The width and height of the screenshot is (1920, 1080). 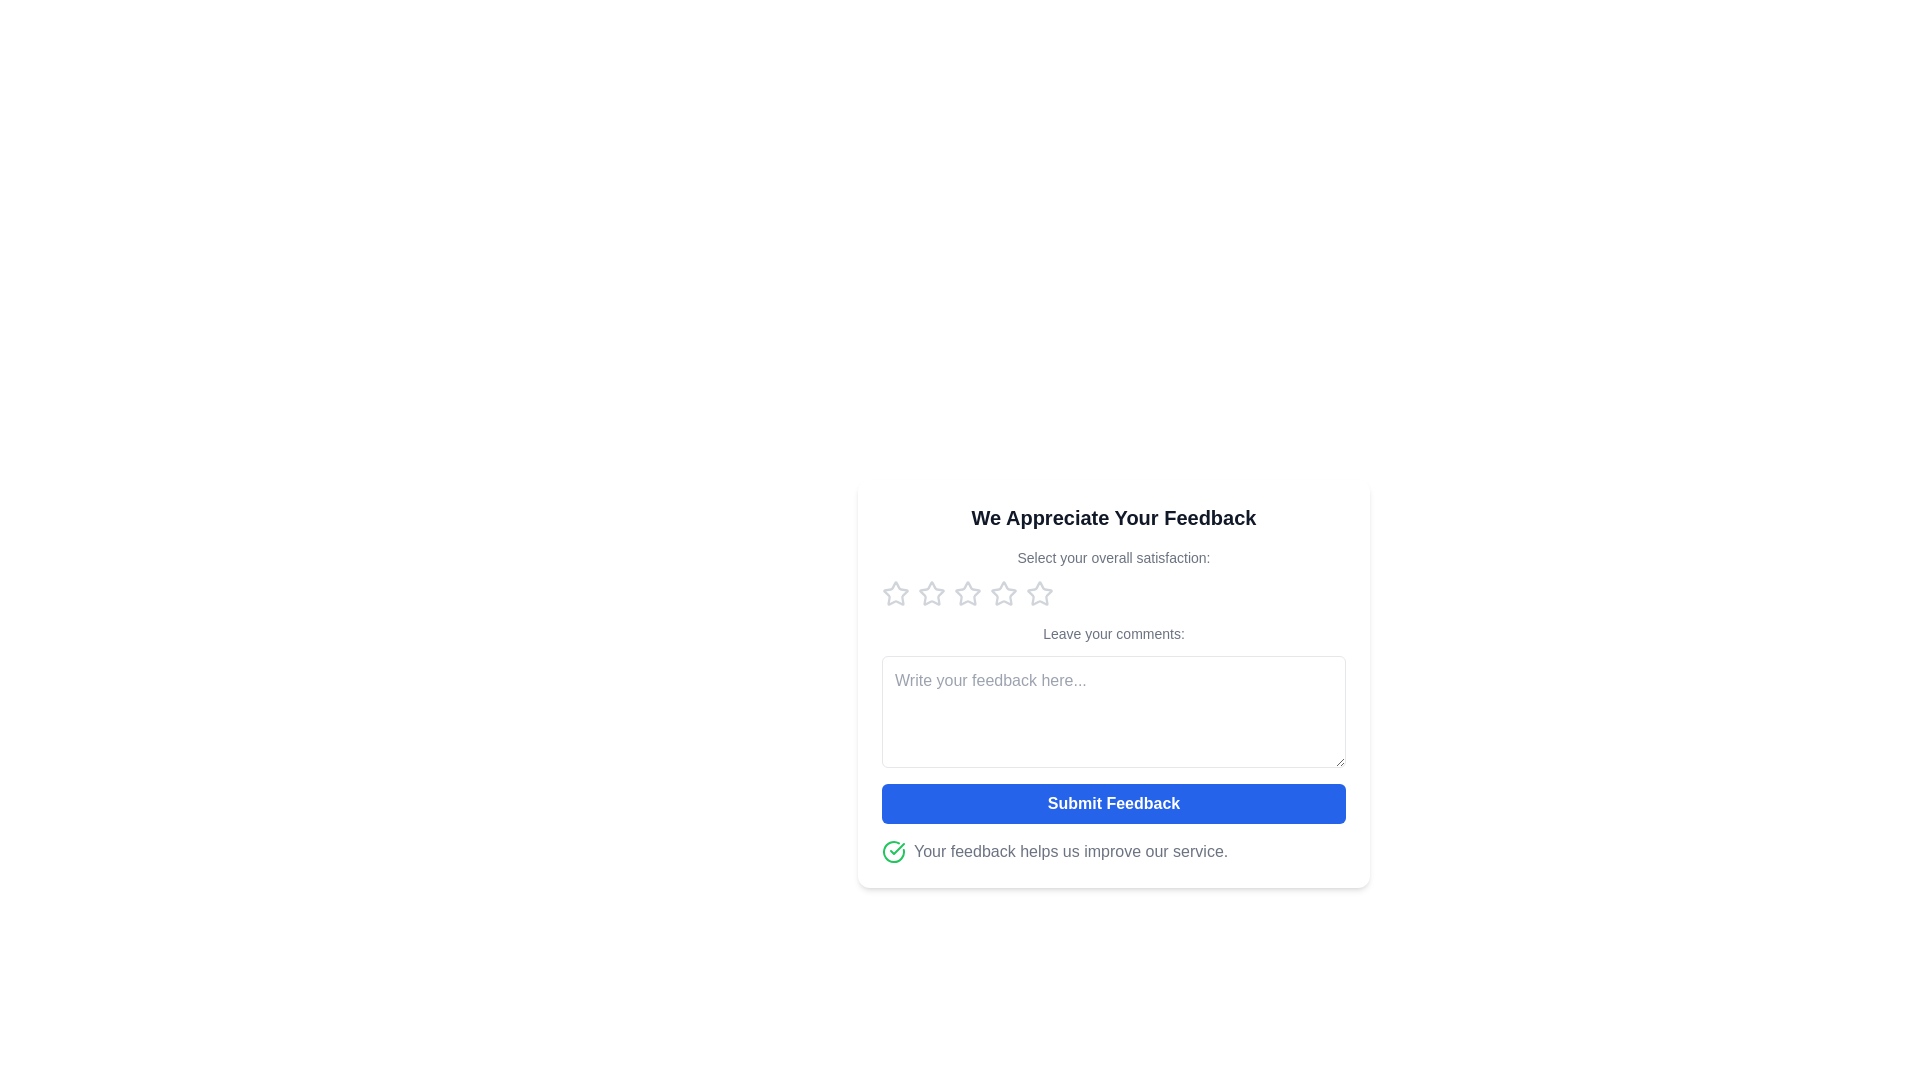 I want to click on the bold heading text label that reads 'We Appreciate Your Feedback', which is prominently displayed at the top of the feedback form card, so click(x=1112, y=516).